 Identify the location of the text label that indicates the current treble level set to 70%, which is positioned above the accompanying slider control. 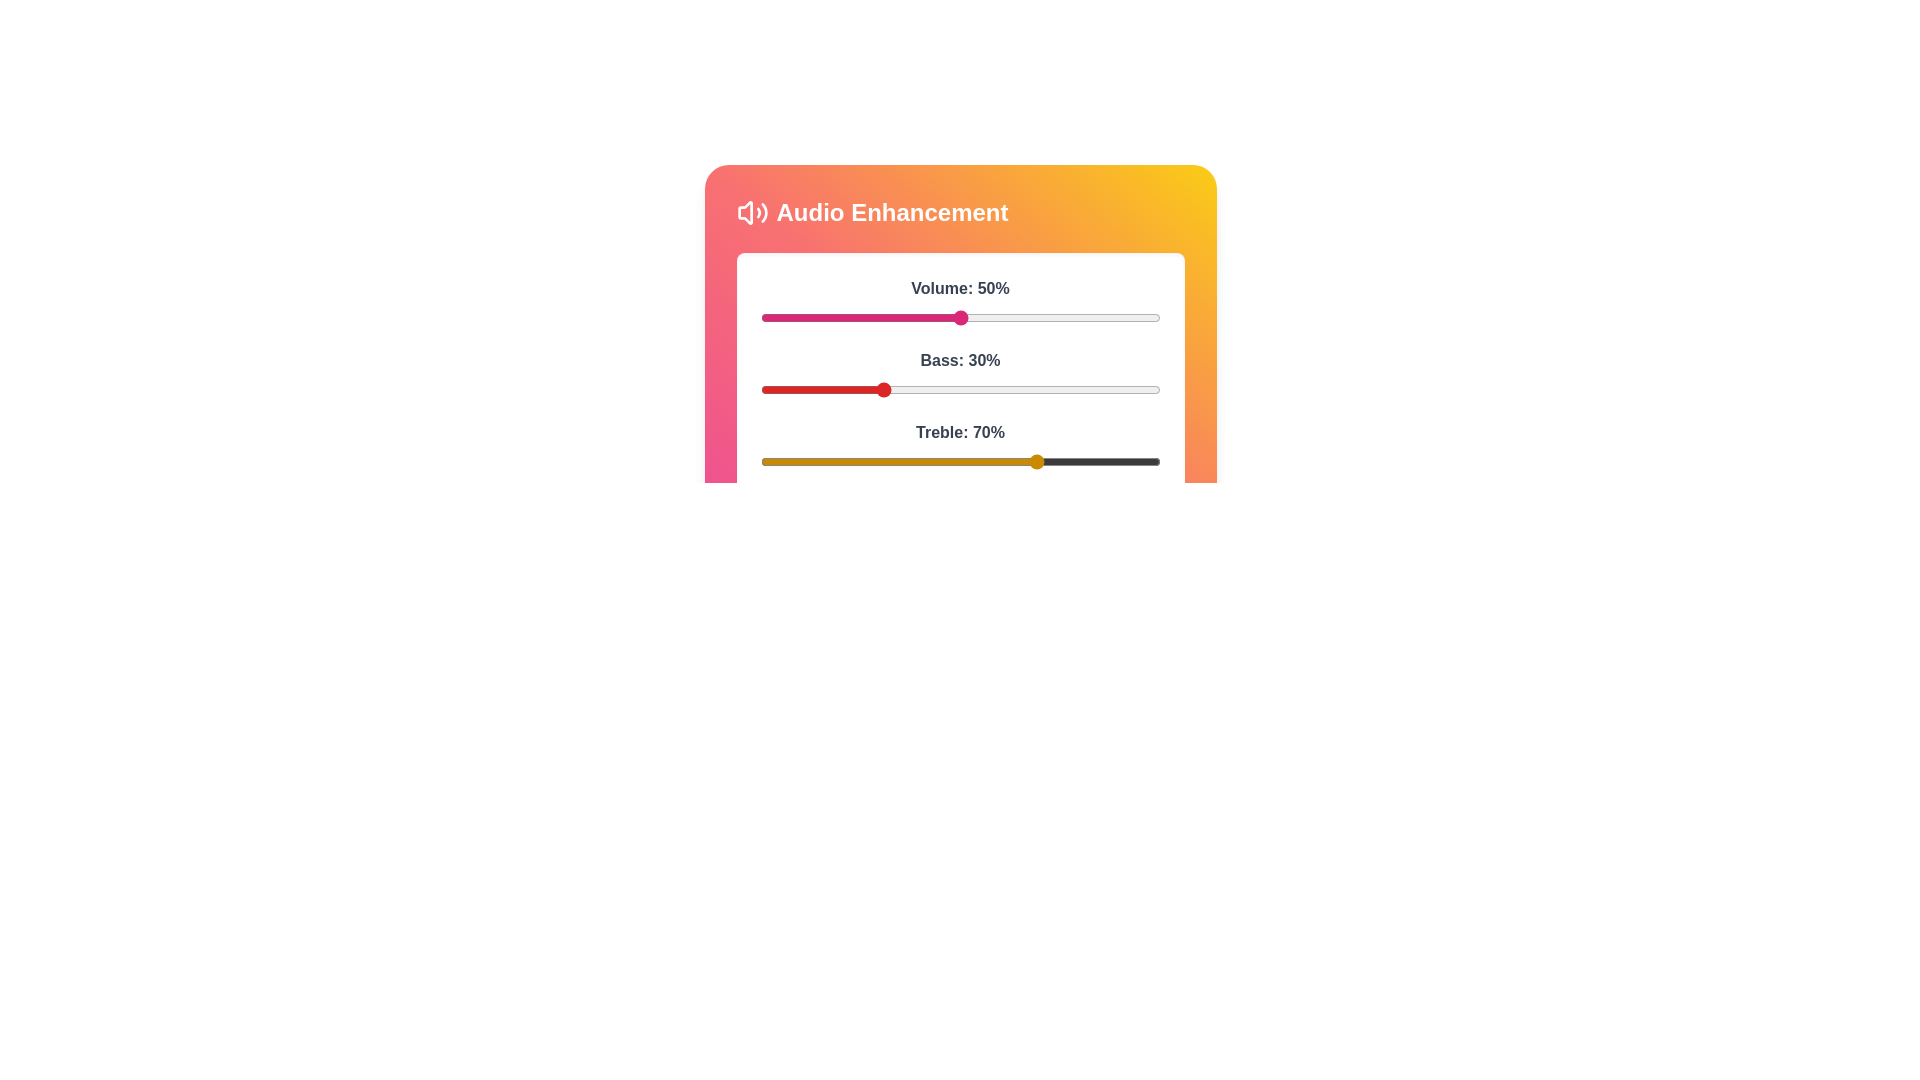
(960, 431).